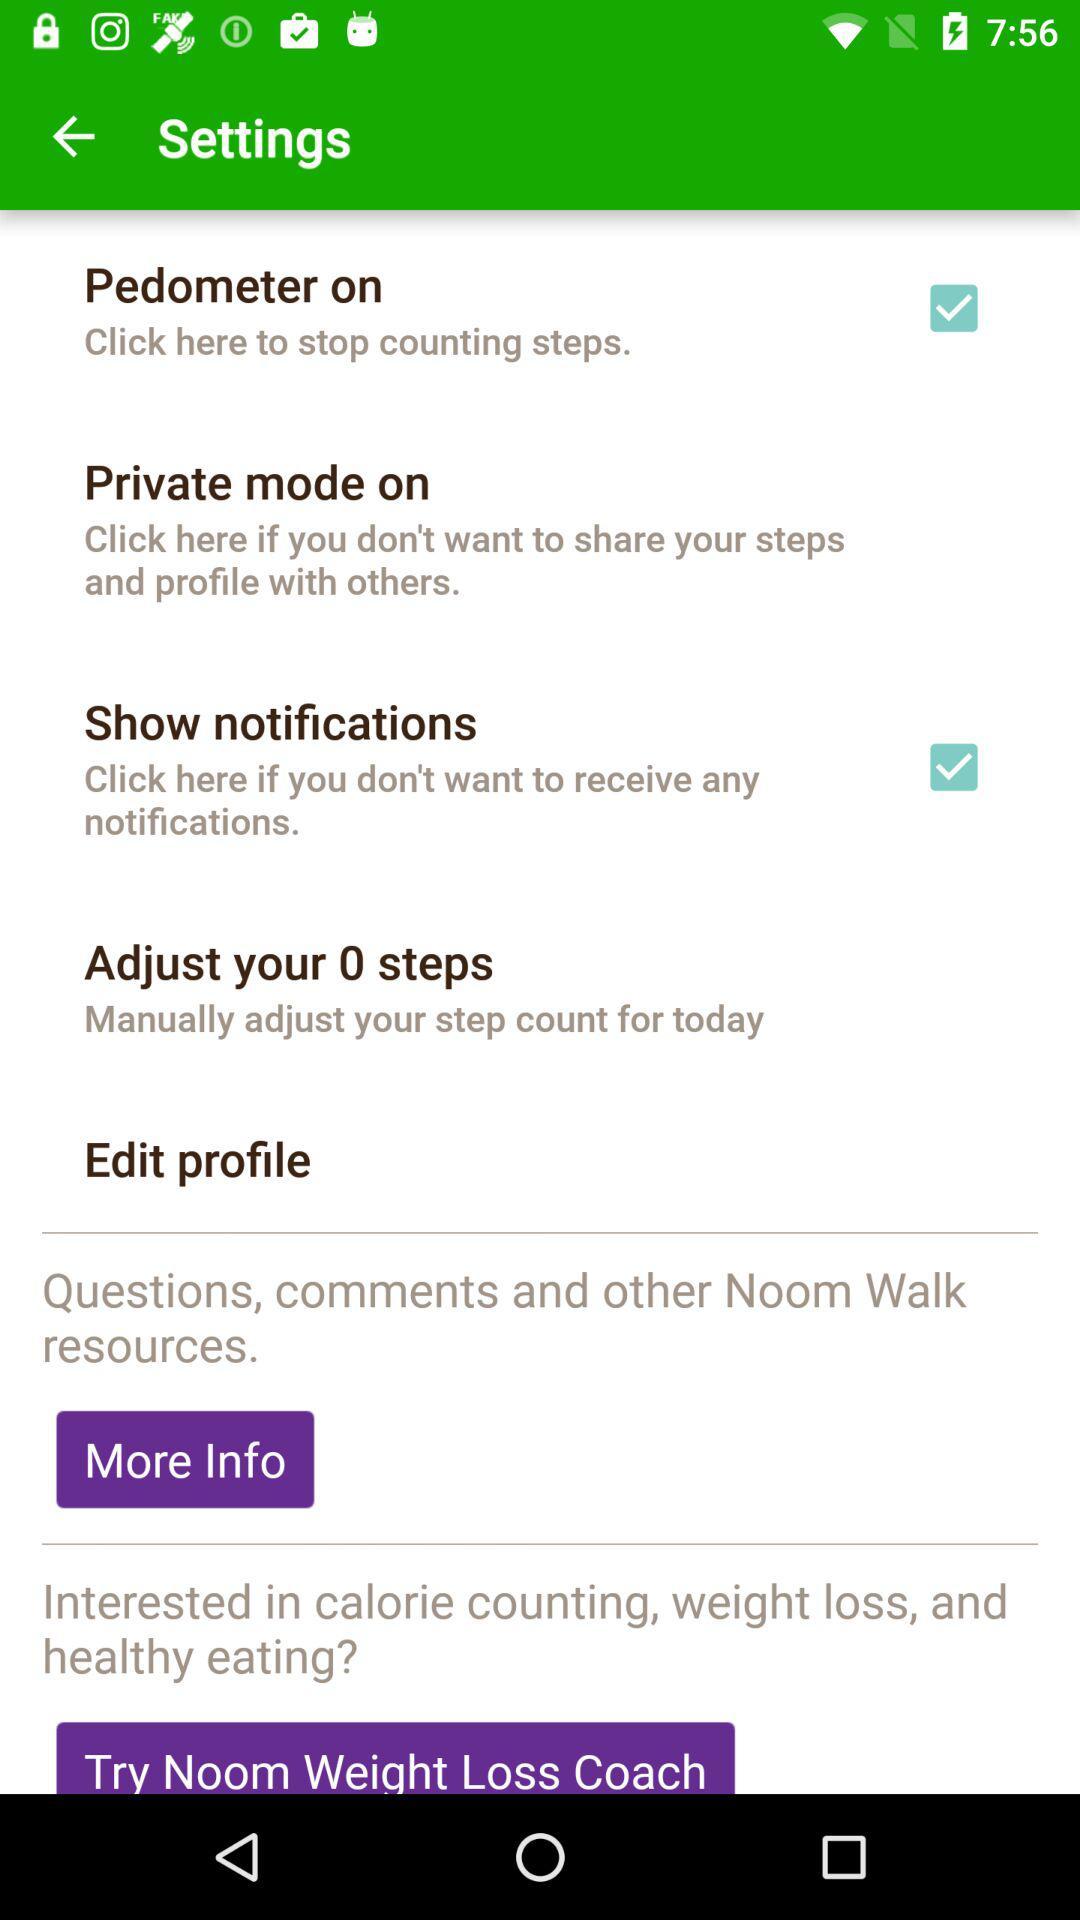 This screenshot has height=1920, width=1080. What do you see at coordinates (280, 720) in the screenshot?
I see `the item below the click here if` at bounding box center [280, 720].